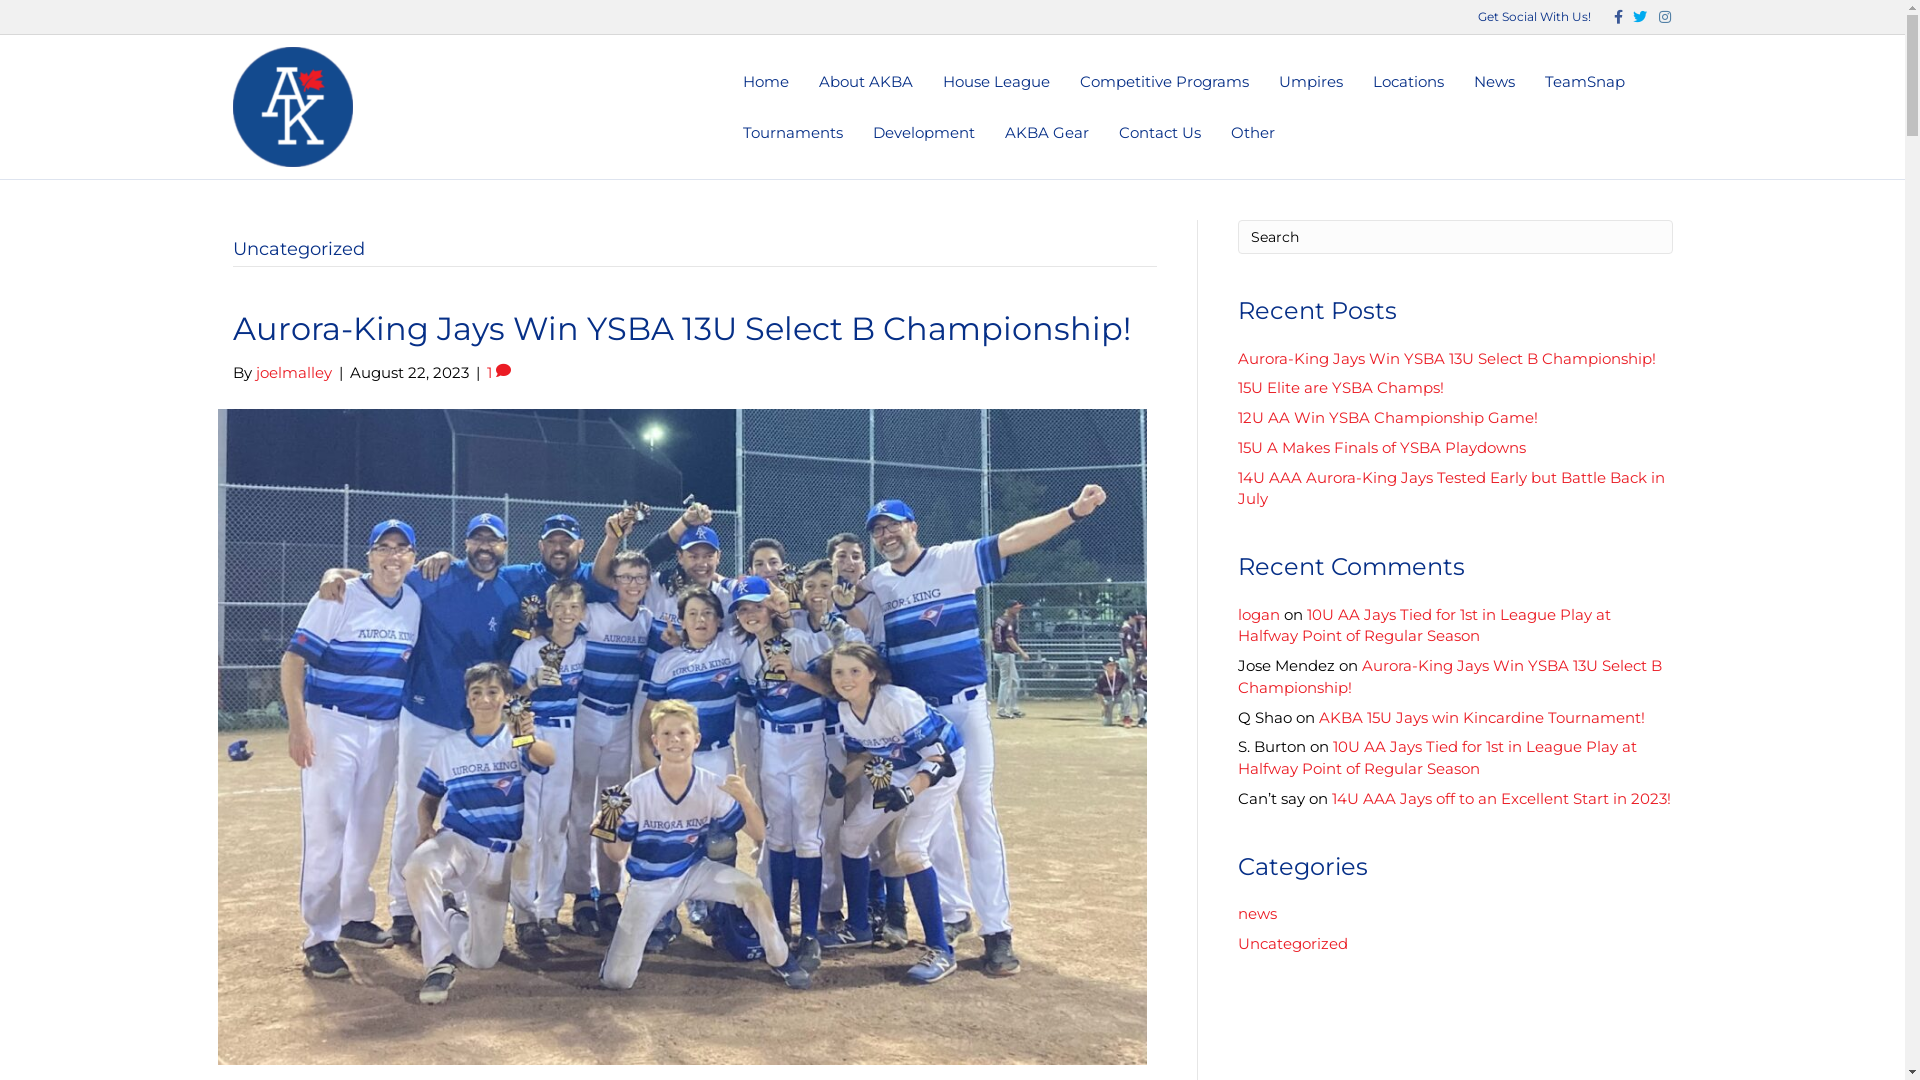 The image size is (1920, 1080). Describe the element at coordinates (1237, 613) in the screenshot. I see `'logan'` at that location.